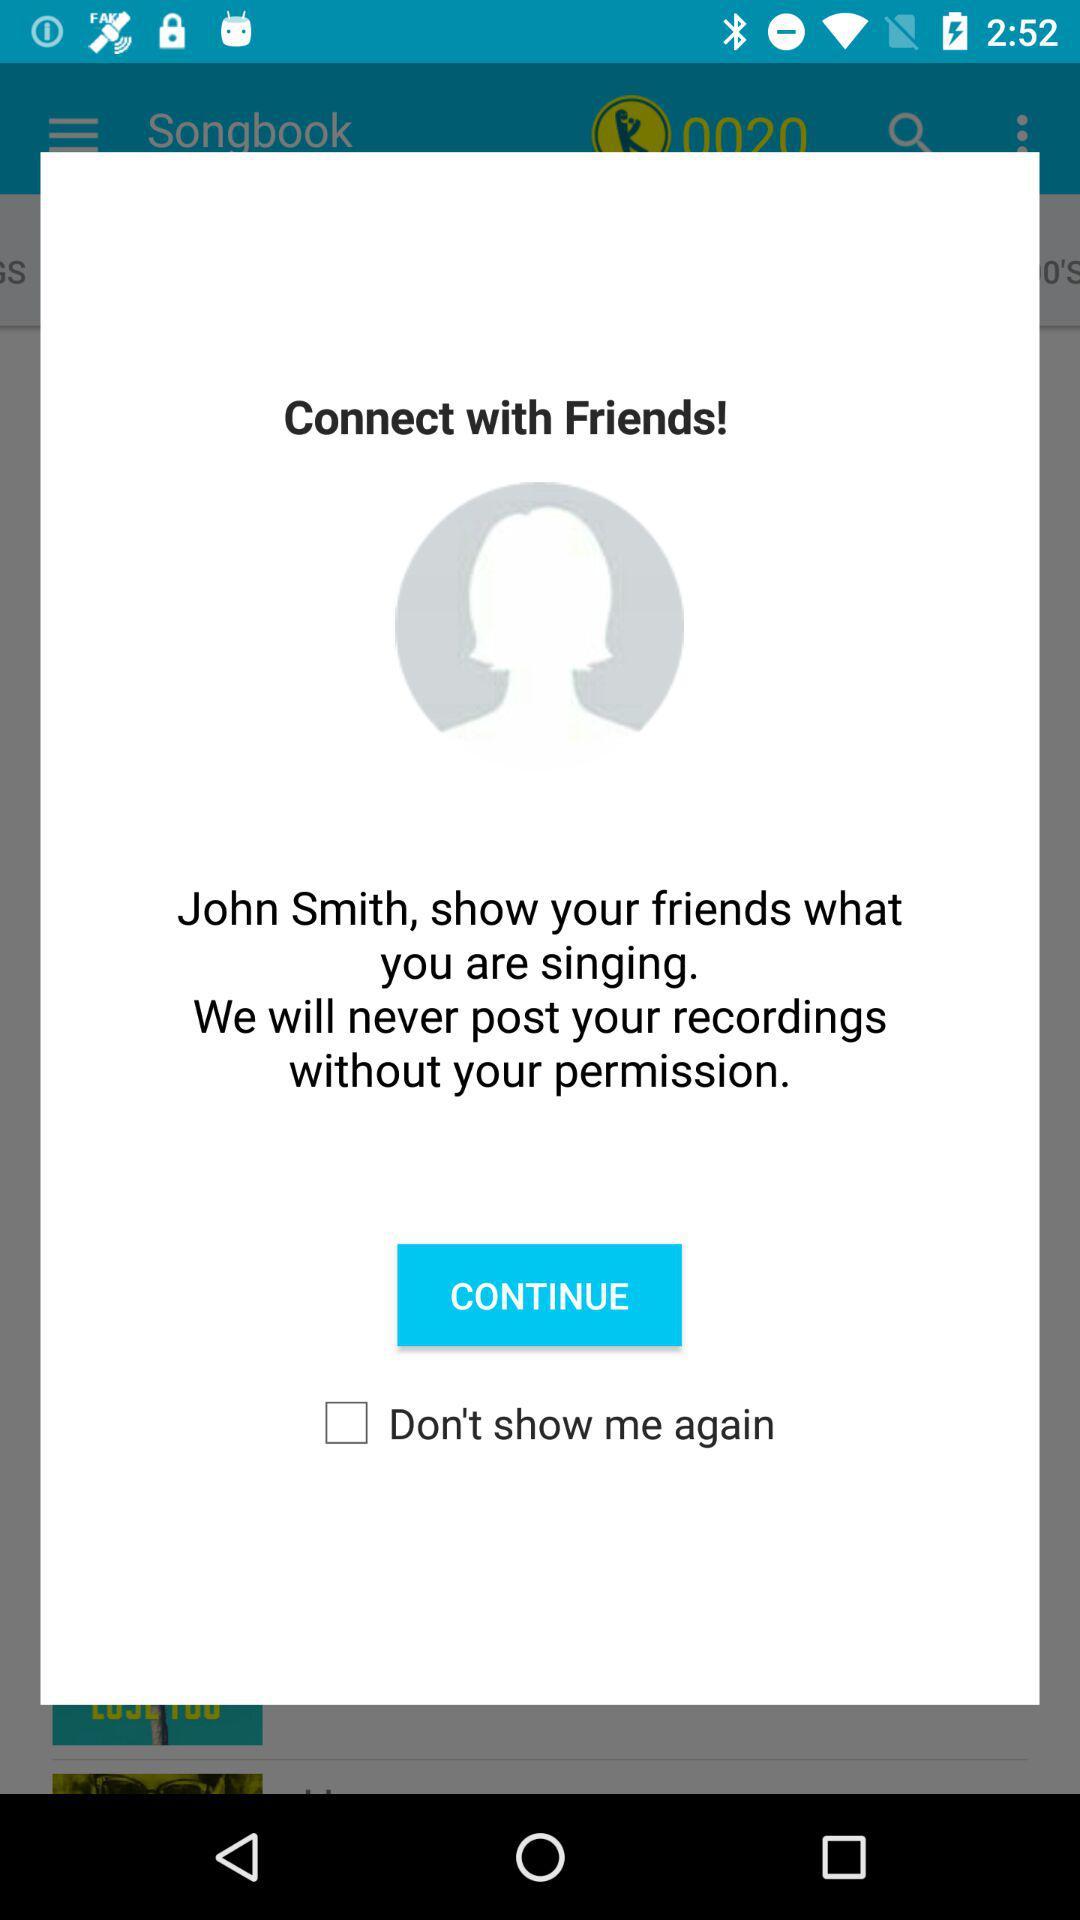 Image resolution: width=1080 pixels, height=1920 pixels. What do you see at coordinates (540, 1421) in the screenshot?
I see `the don t show item` at bounding box center [540, 1421].